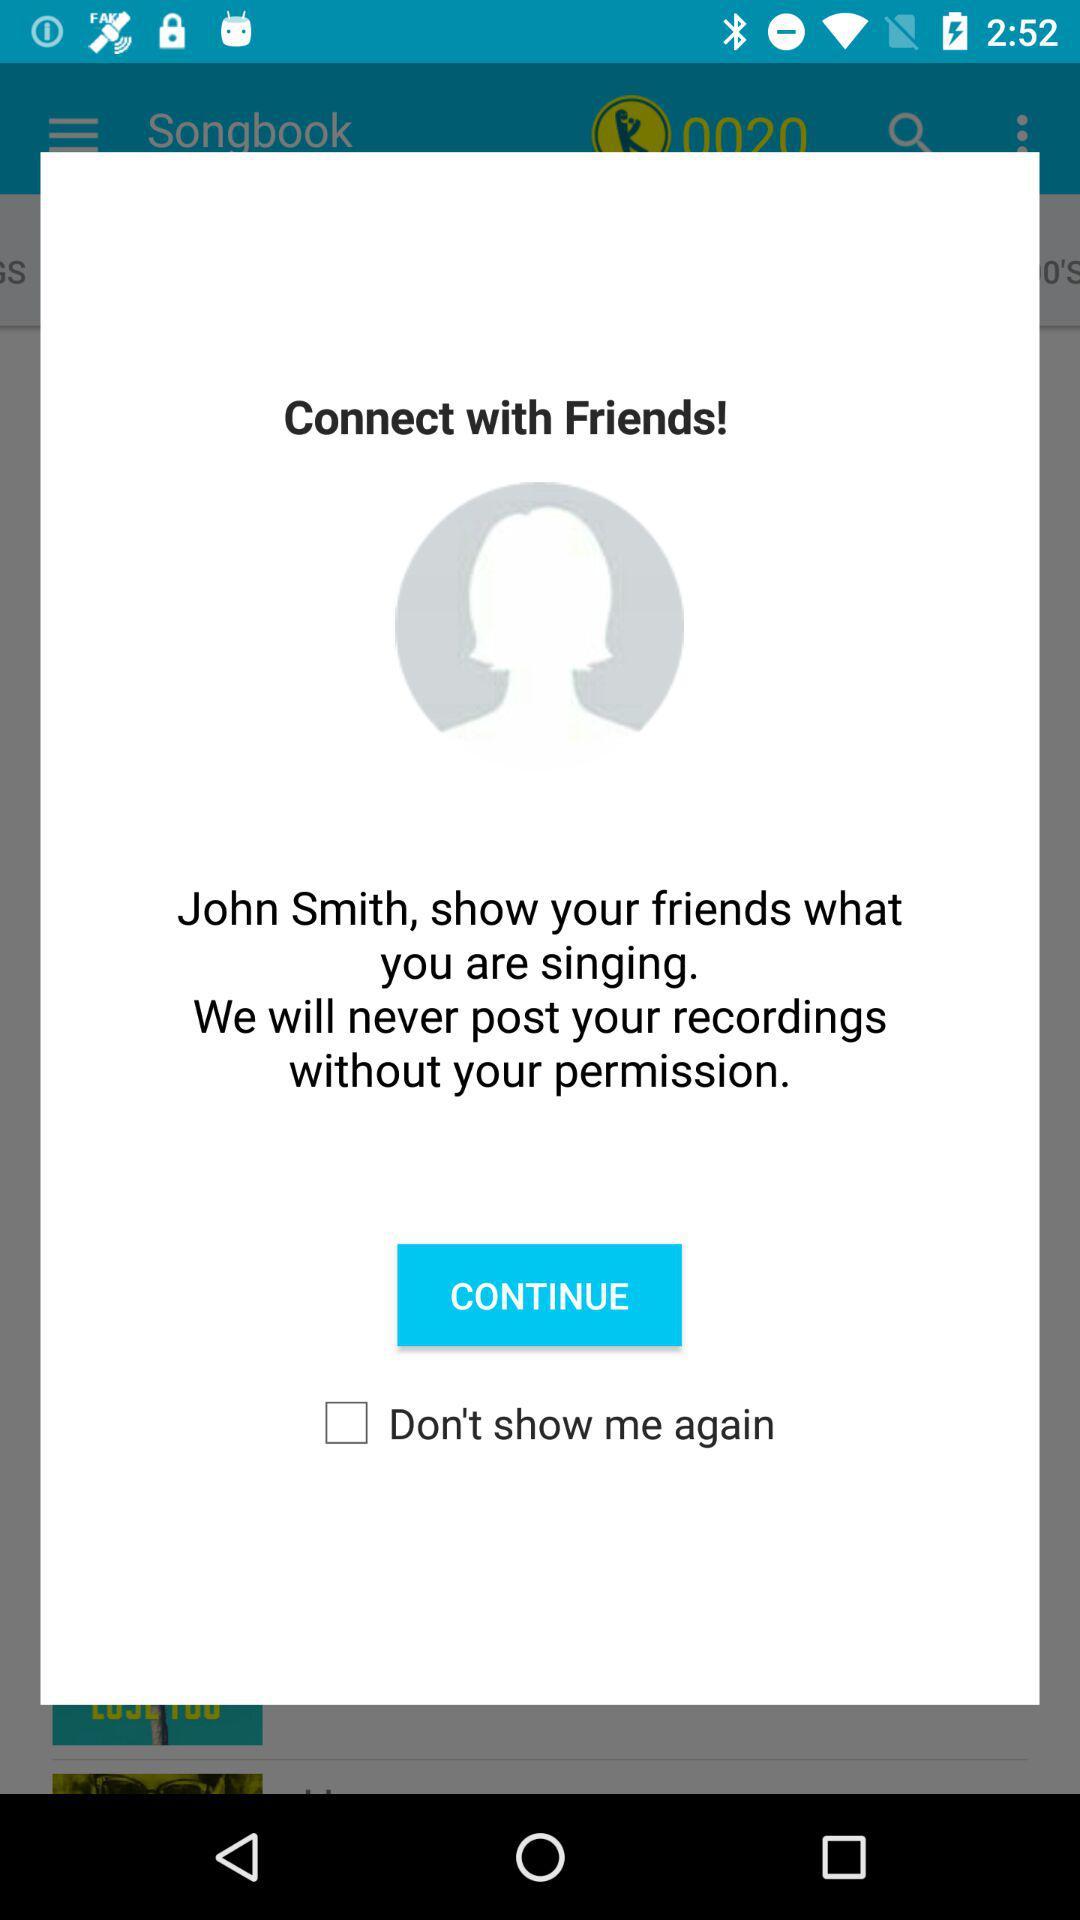 Image resolution: width=1080 pixels, height=1920 pixels. What do you see at coordinates (540, 1421) in the screenshot?
I see `the don t show item` at bounding box center [540, 1421].